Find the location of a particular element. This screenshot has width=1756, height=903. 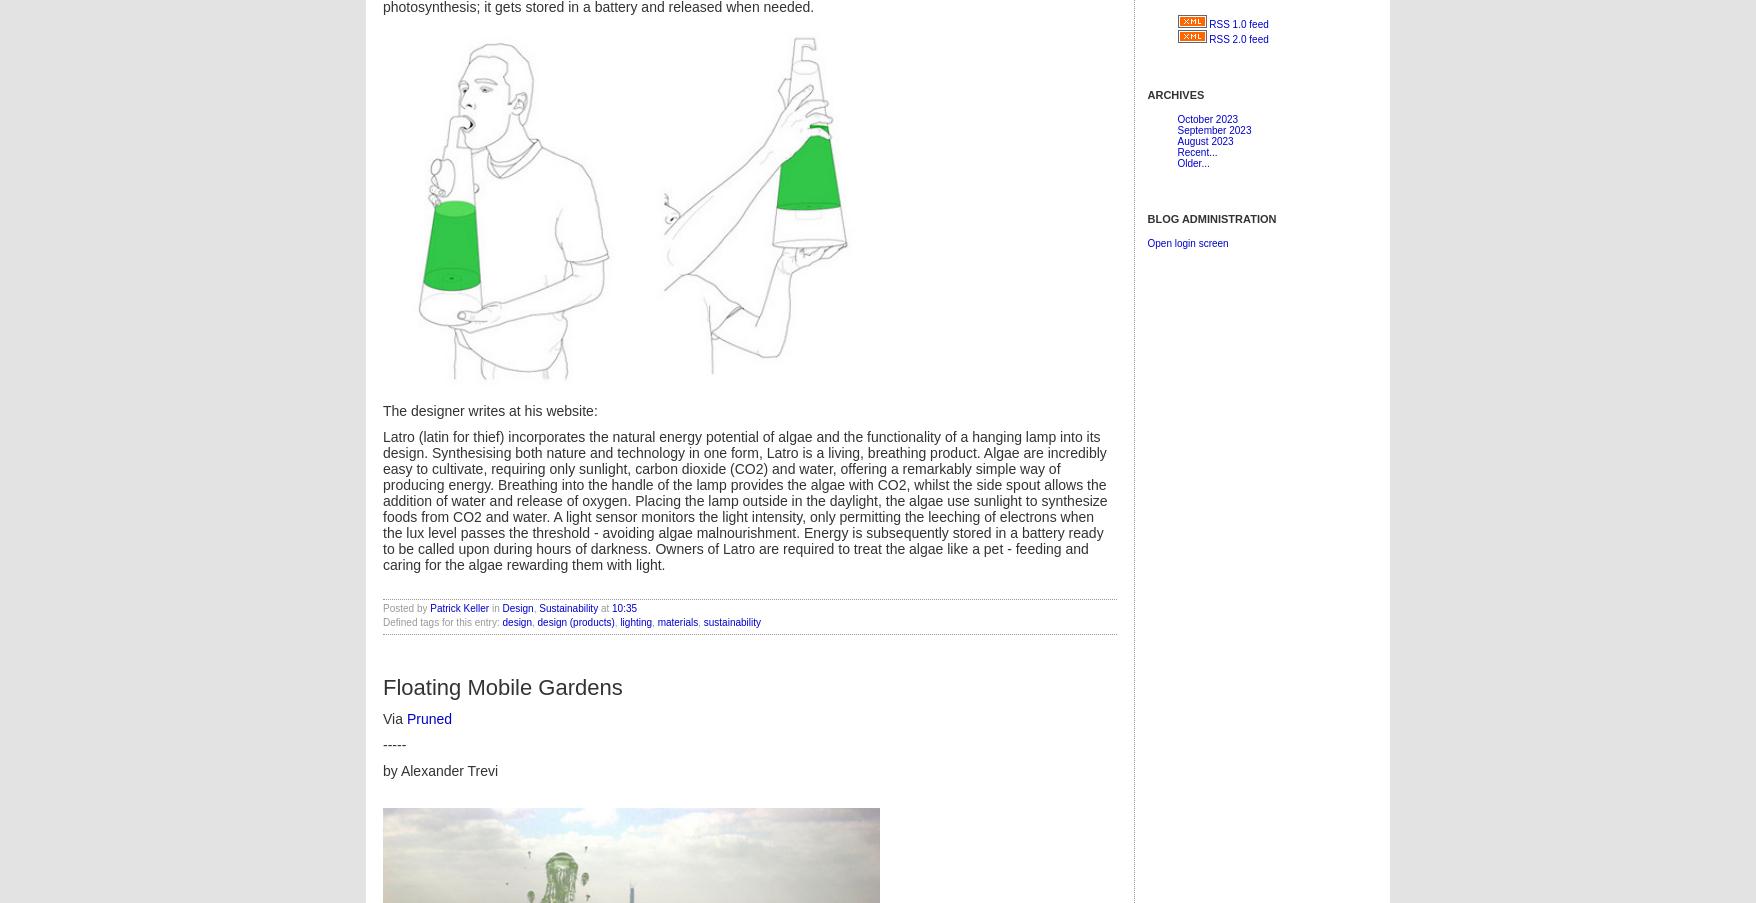

'Posted by' is located at coordinates (405, 607).